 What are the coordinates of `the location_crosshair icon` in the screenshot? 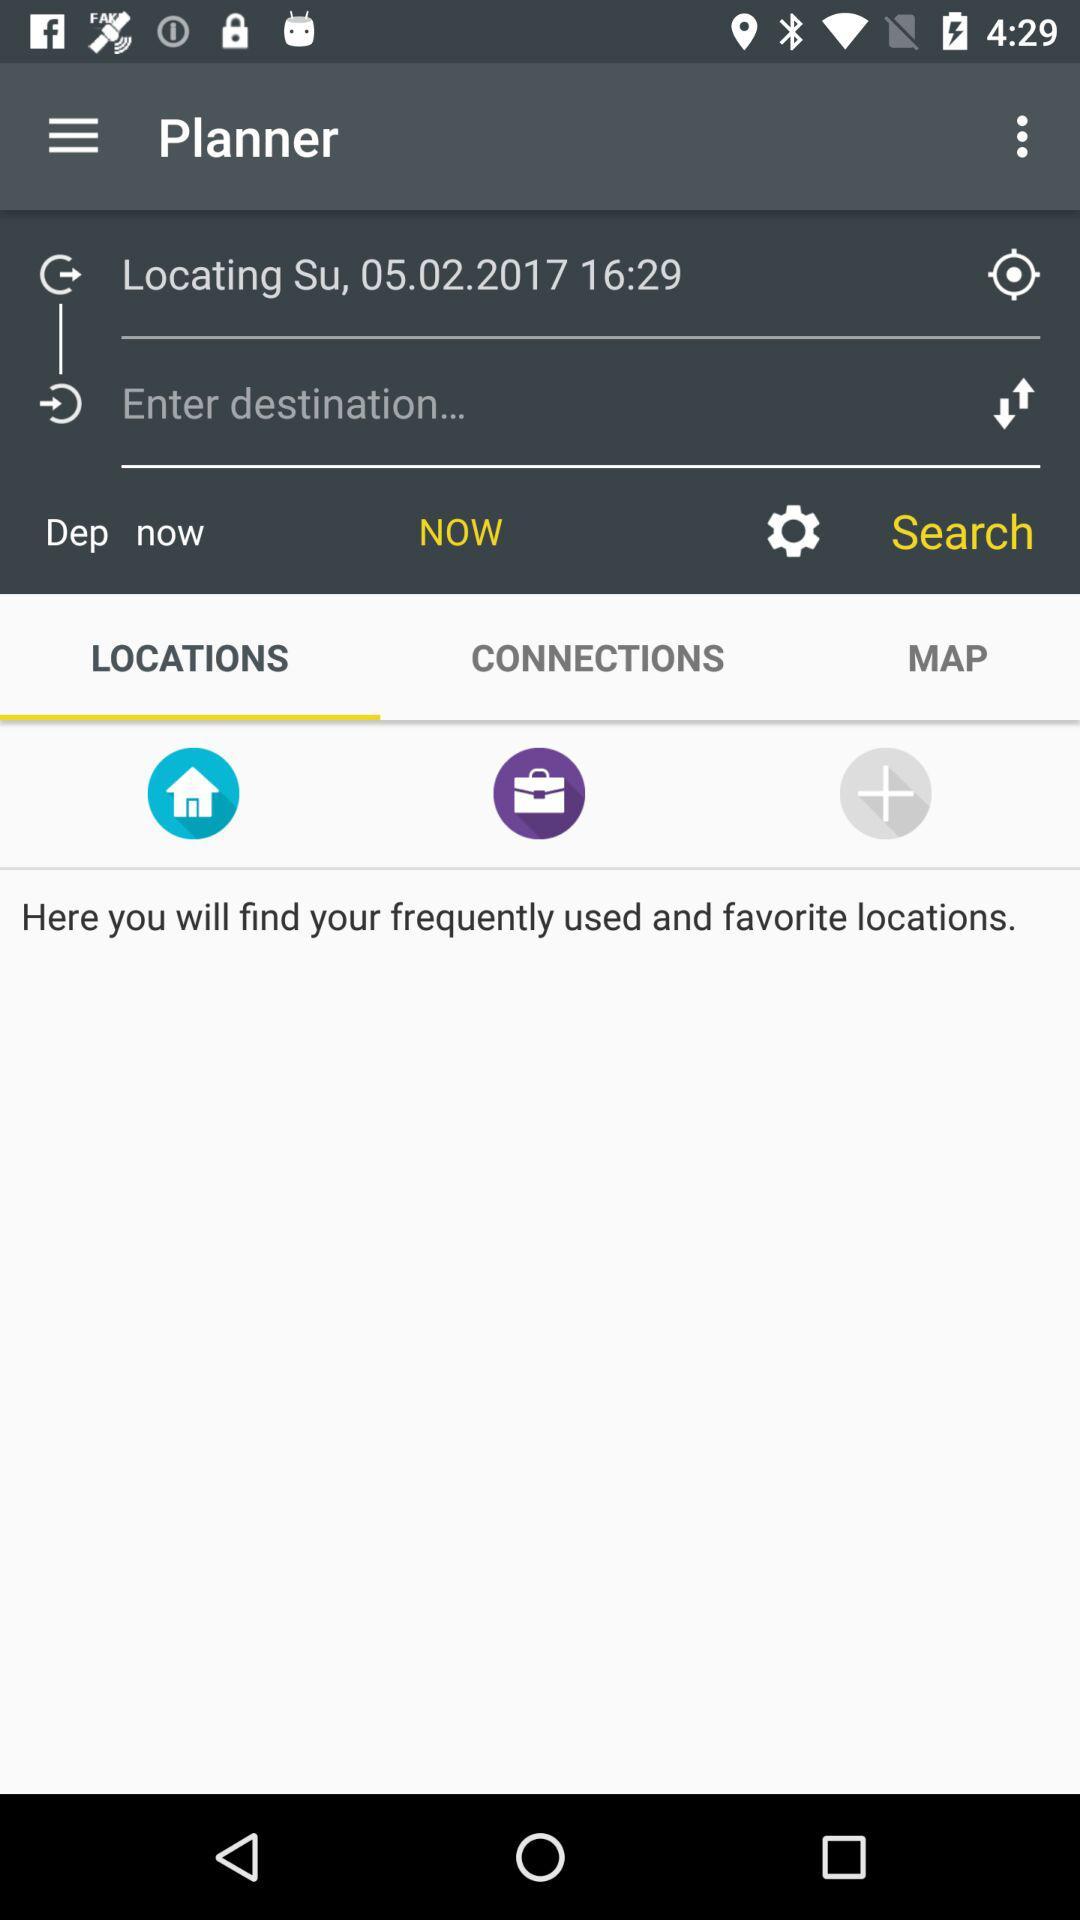 It's located at (1014, 273).